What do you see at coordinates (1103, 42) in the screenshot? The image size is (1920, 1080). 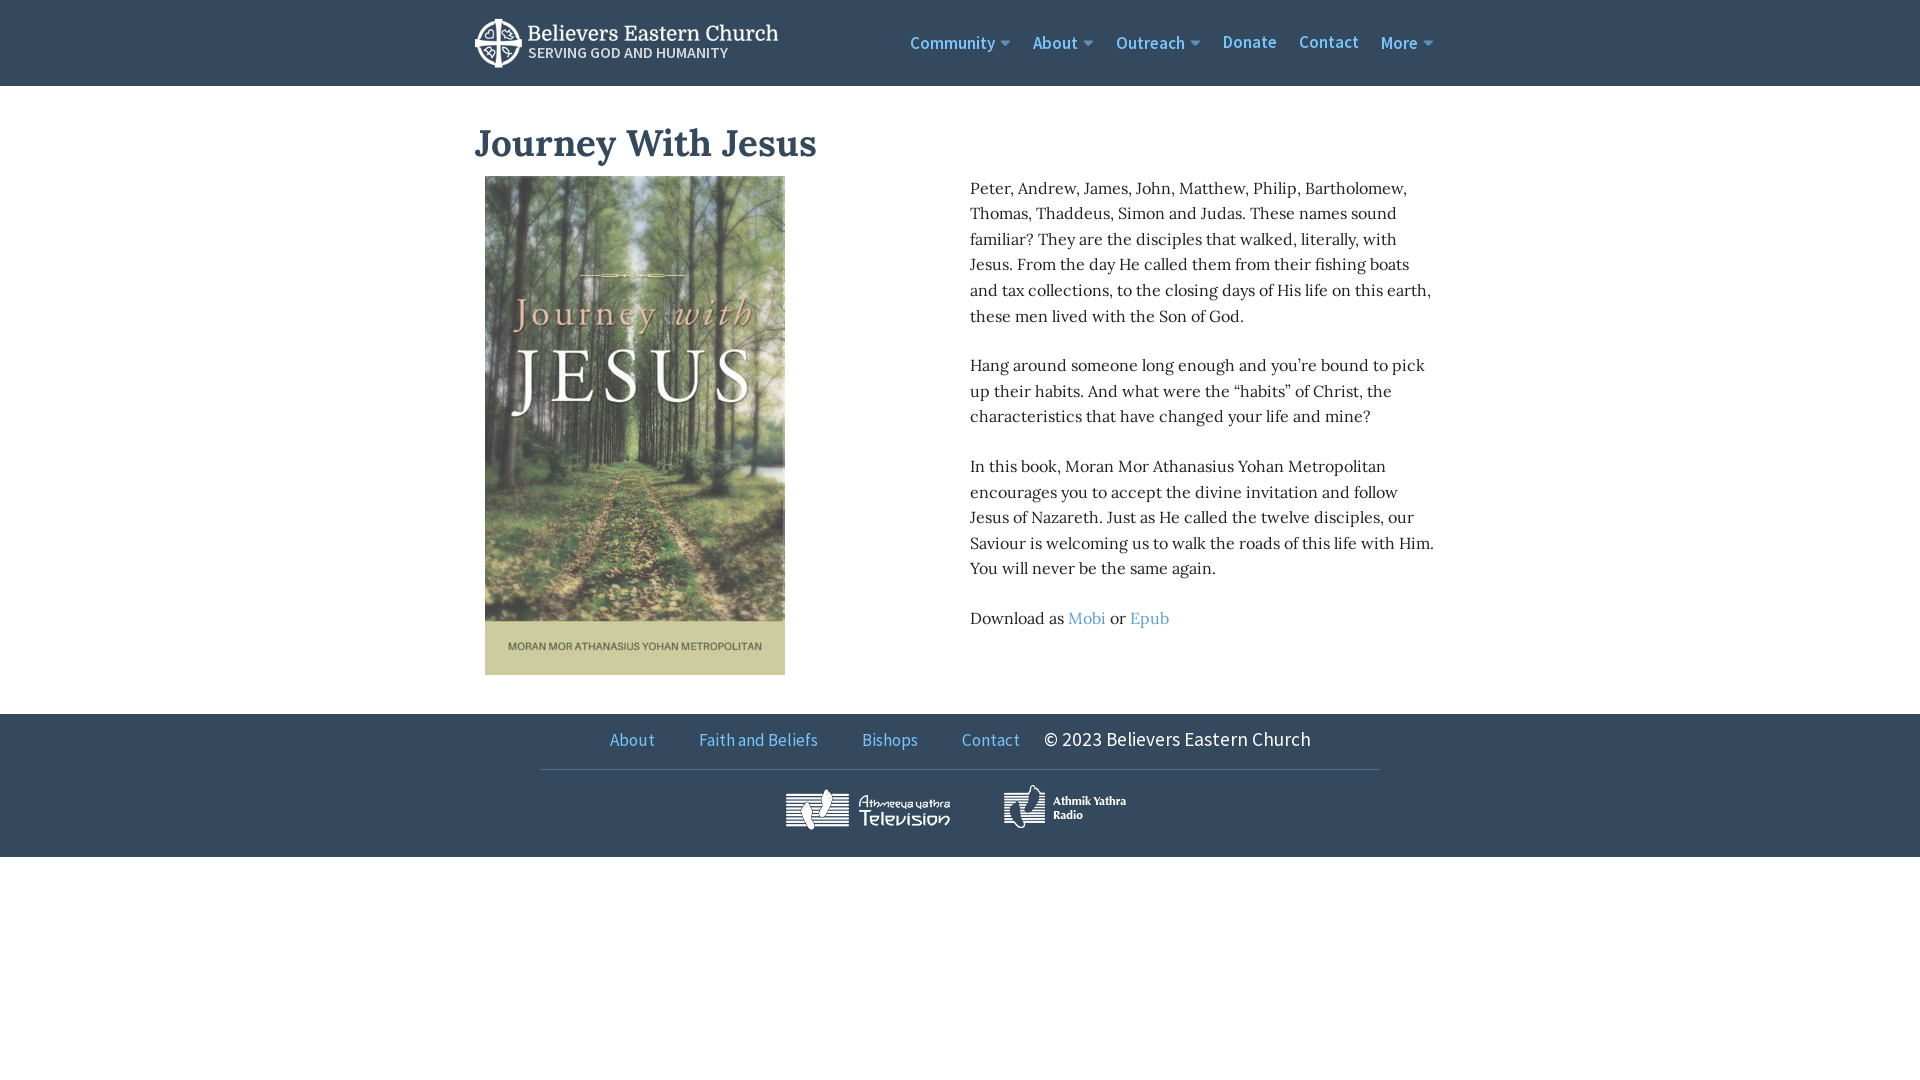 I see `'Outreach'` at bounding box center [1103, 42].